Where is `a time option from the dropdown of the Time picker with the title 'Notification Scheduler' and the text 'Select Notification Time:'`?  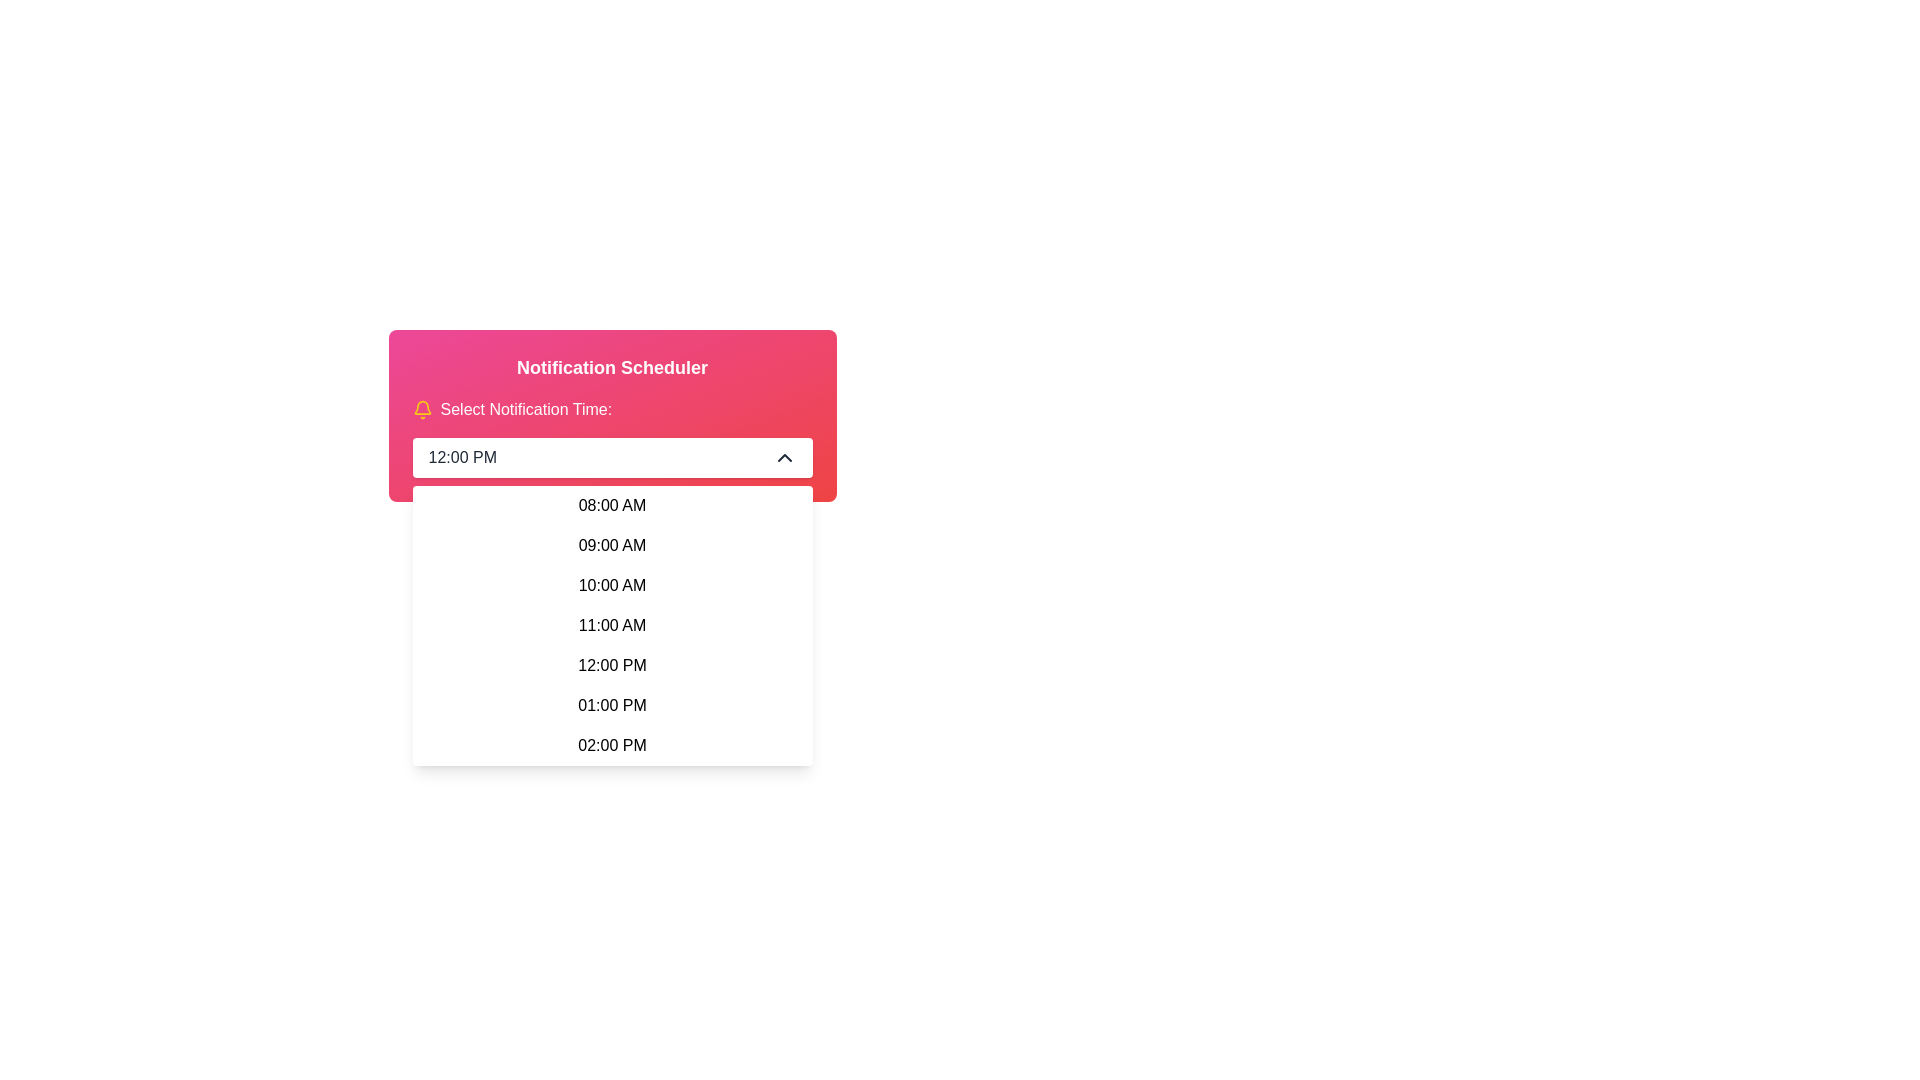 a time option from the dropdown of the Time picker with the title 'Notification Scheduler' and the text 'Select Notification Time:' is located at coordinates (611, 415).